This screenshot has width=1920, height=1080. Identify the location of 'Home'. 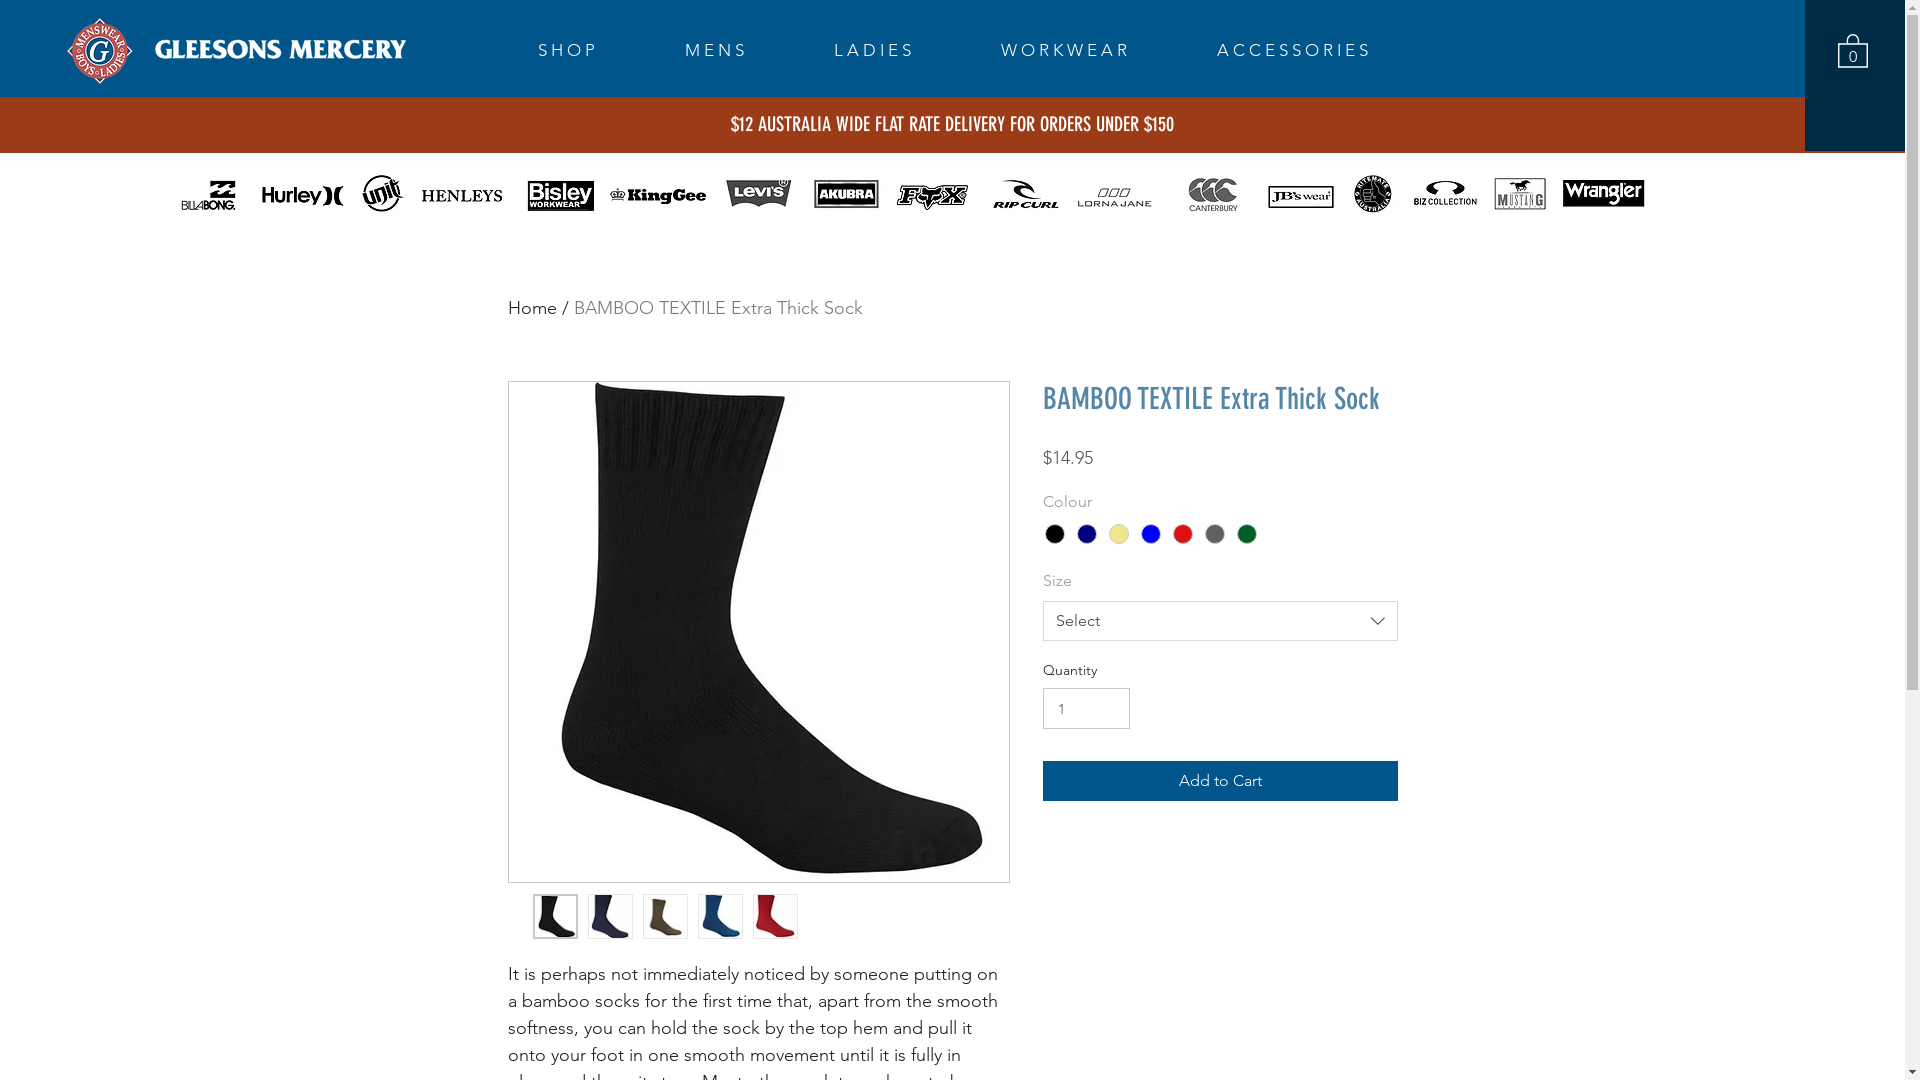
(508, 308).